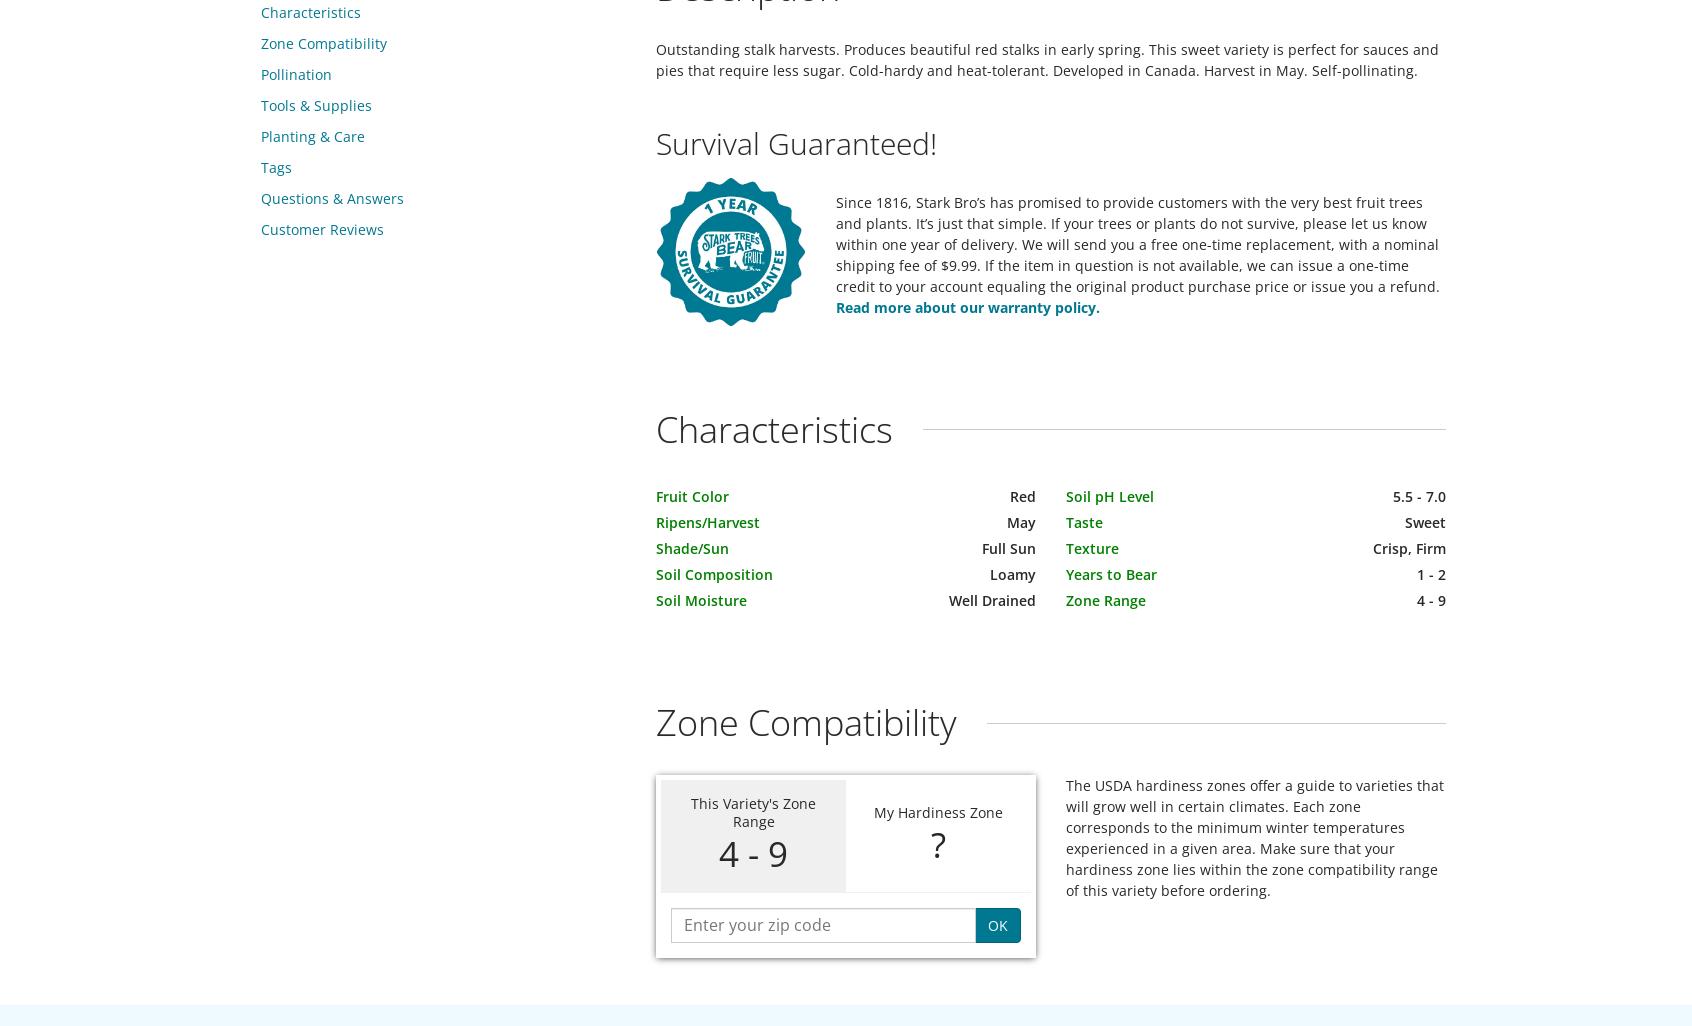 This screenshot has width=1692, height=1026. Describe the element at coordinates (321, 229) in the screenshot. I see `'Customer Reviews'` at that location.